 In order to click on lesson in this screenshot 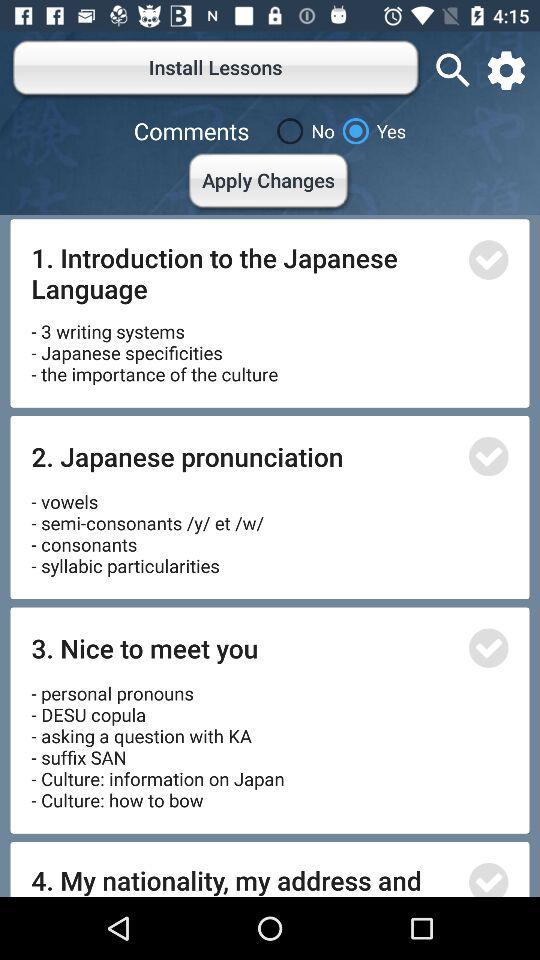, I will do `click(487, 647)`.